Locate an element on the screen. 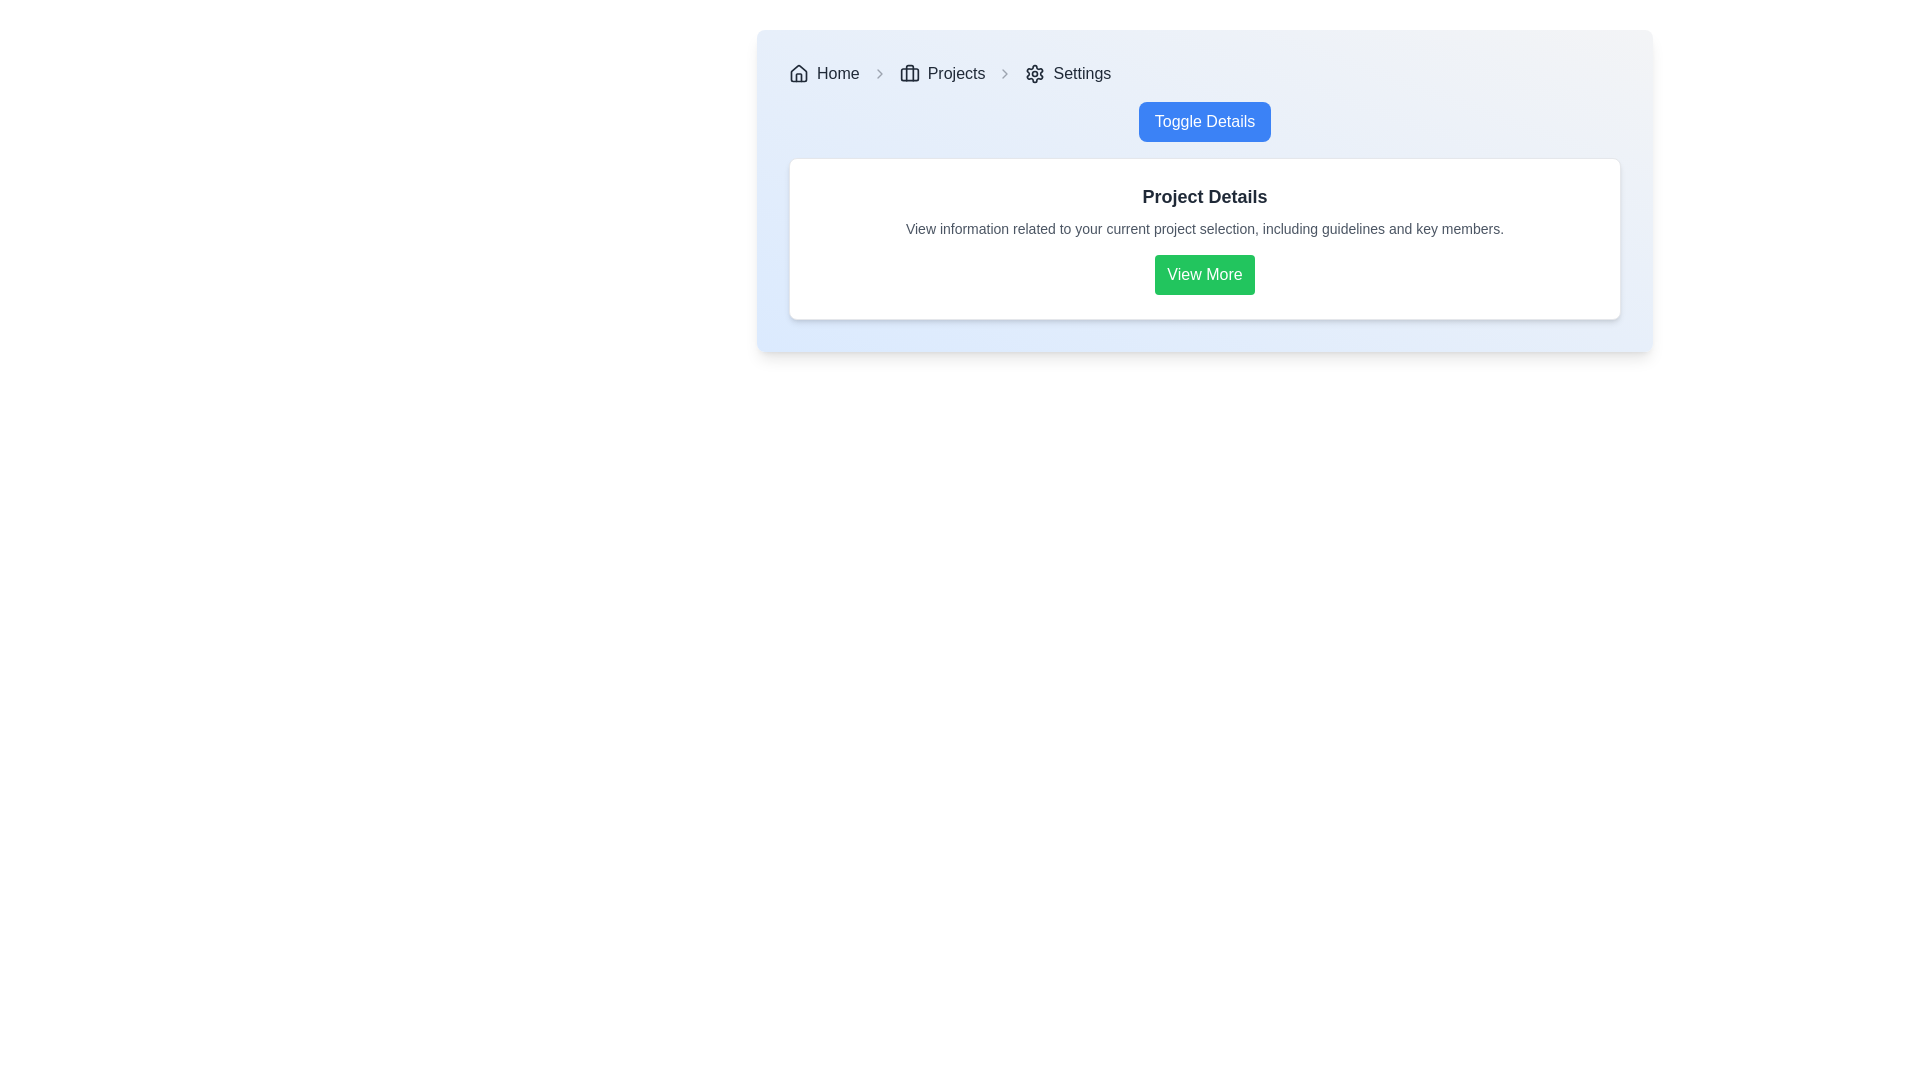  the 'Home' hyperlink text with icon in the navigation bar is located at coordinates (824, 72).